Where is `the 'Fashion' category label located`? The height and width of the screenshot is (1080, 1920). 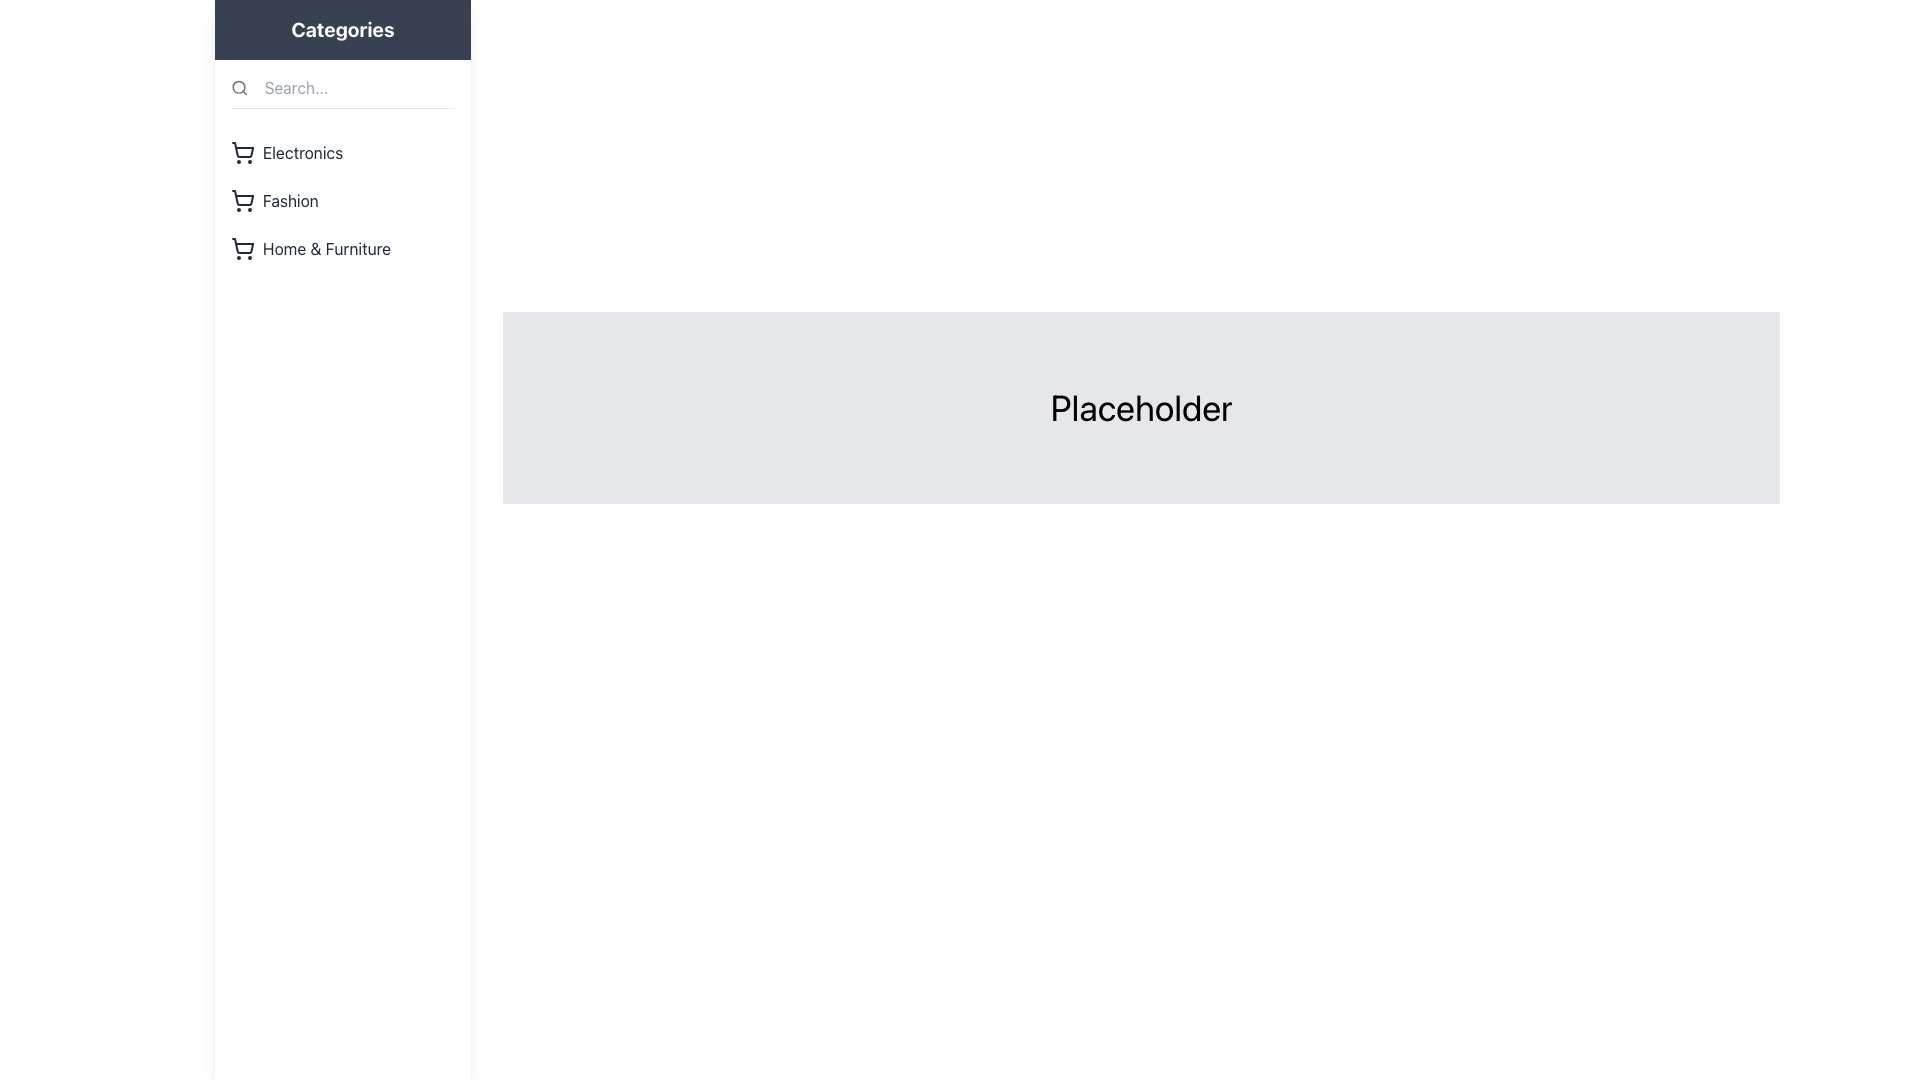
the 'Fashion' category label located is located at coordinates (289, 200).